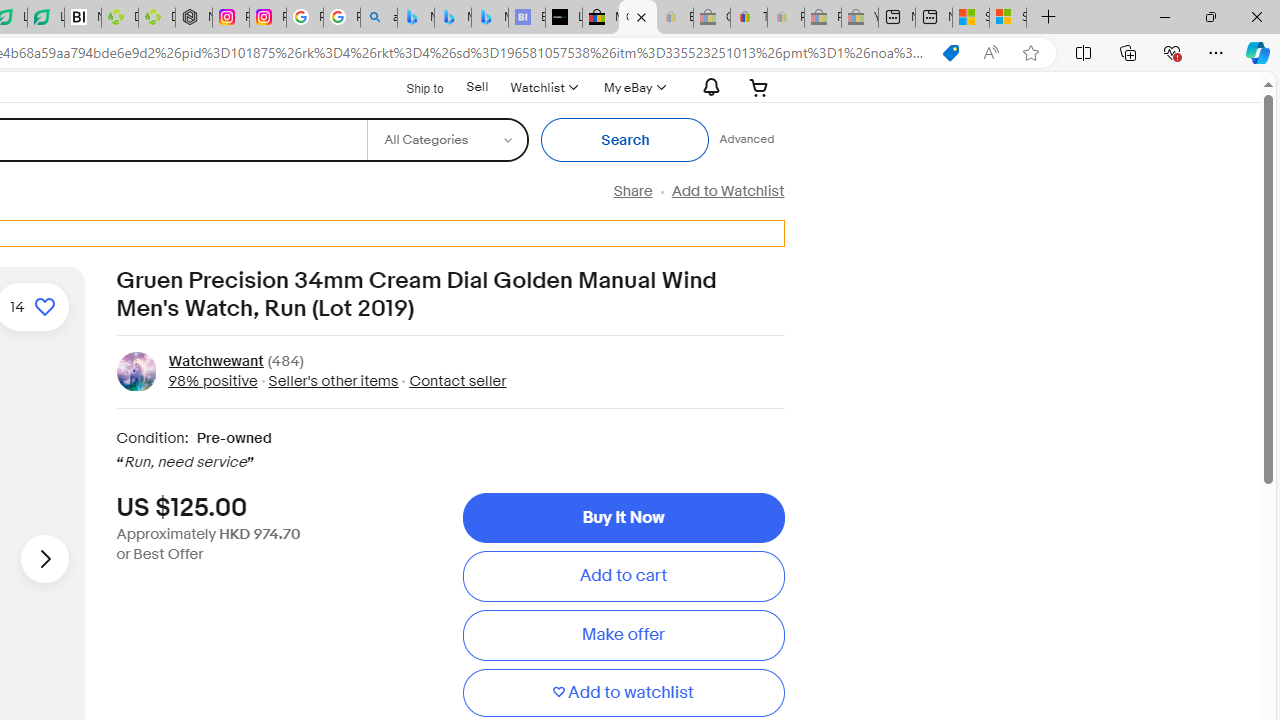 This screenshot has height=720, width=1280. Describe the element at coordinates (457, 380) in the screenshot. I see `'Contact seller'` at that location.